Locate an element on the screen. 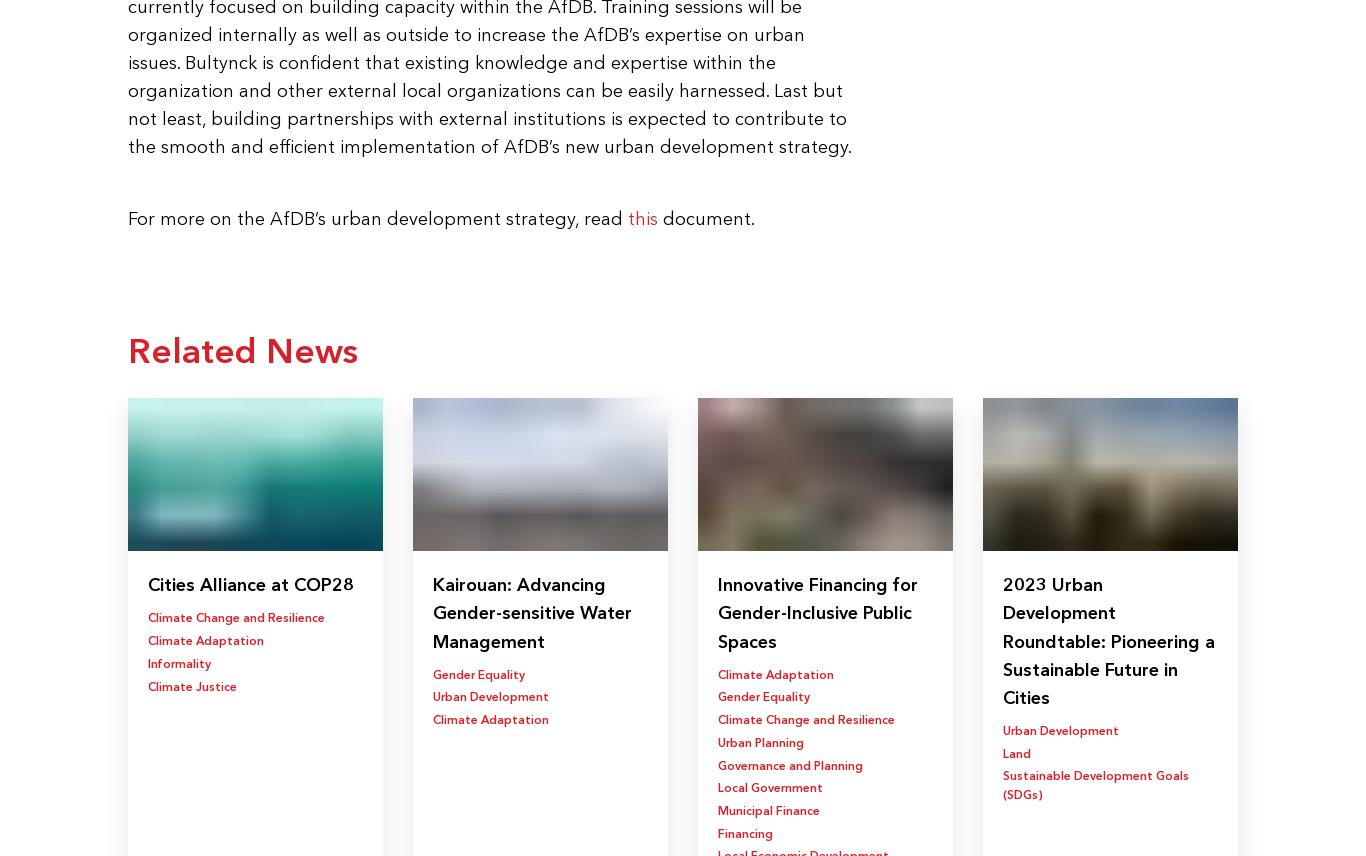 Image resolution: width=1366 pixels, height=856 pixels. 'Cities Alliance at COP28' is located at coordinates (146, 576).